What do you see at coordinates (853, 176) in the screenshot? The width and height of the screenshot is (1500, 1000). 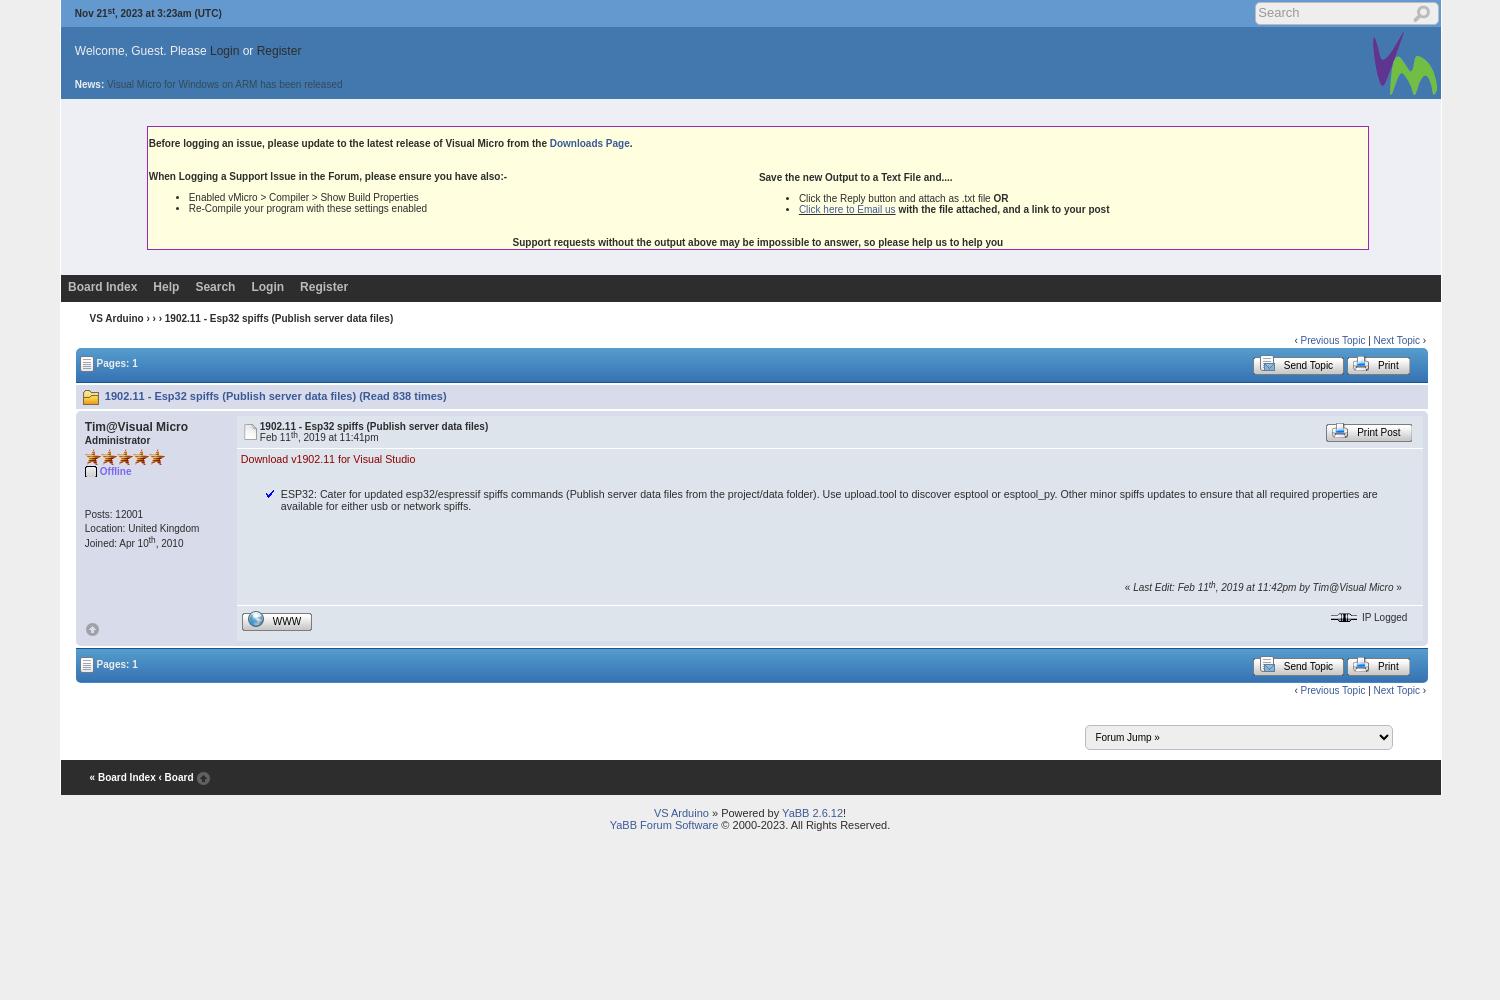 I see `'Save the new Output to a Text File and....'` at bounding box center [853, 176].